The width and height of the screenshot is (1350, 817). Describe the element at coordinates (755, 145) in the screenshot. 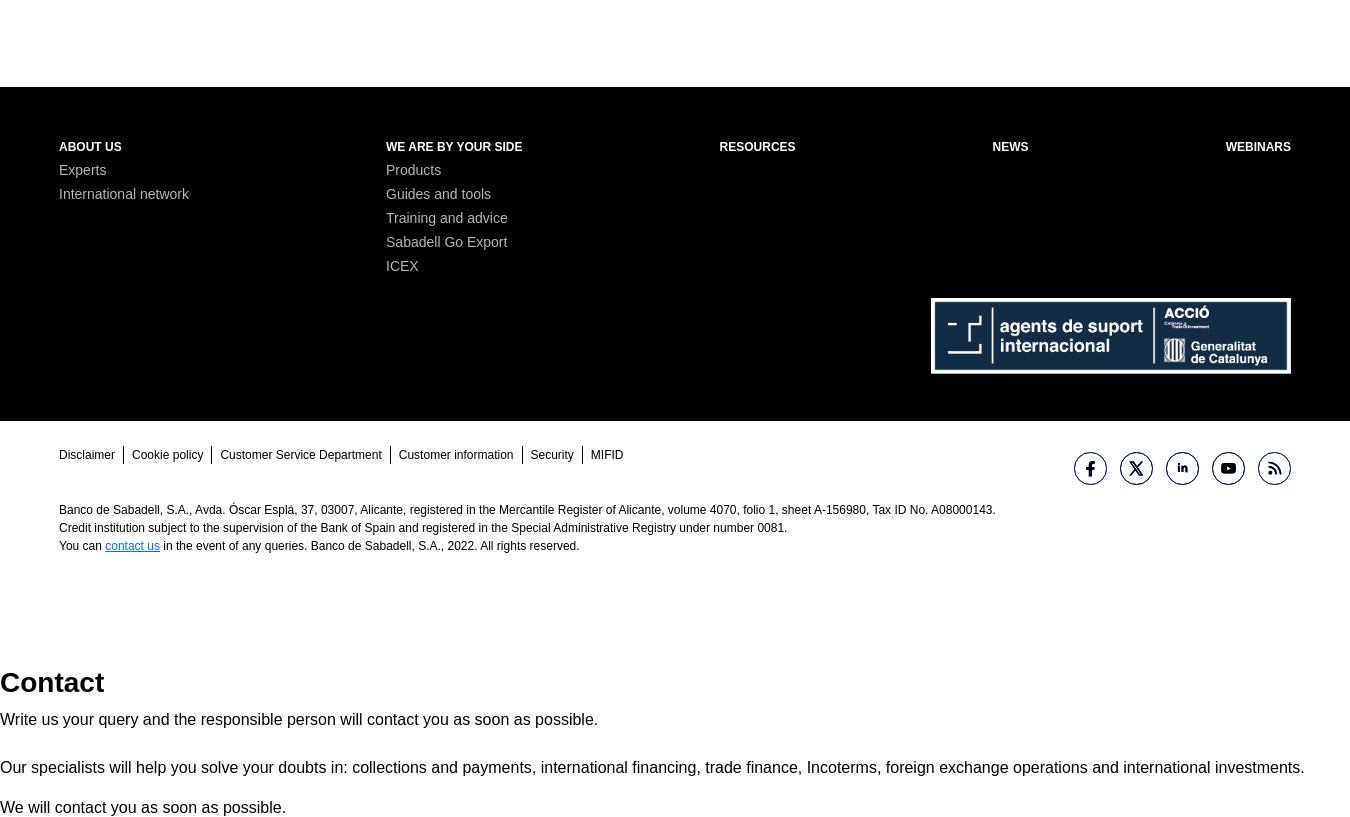

I see `'Resources'` at that location.